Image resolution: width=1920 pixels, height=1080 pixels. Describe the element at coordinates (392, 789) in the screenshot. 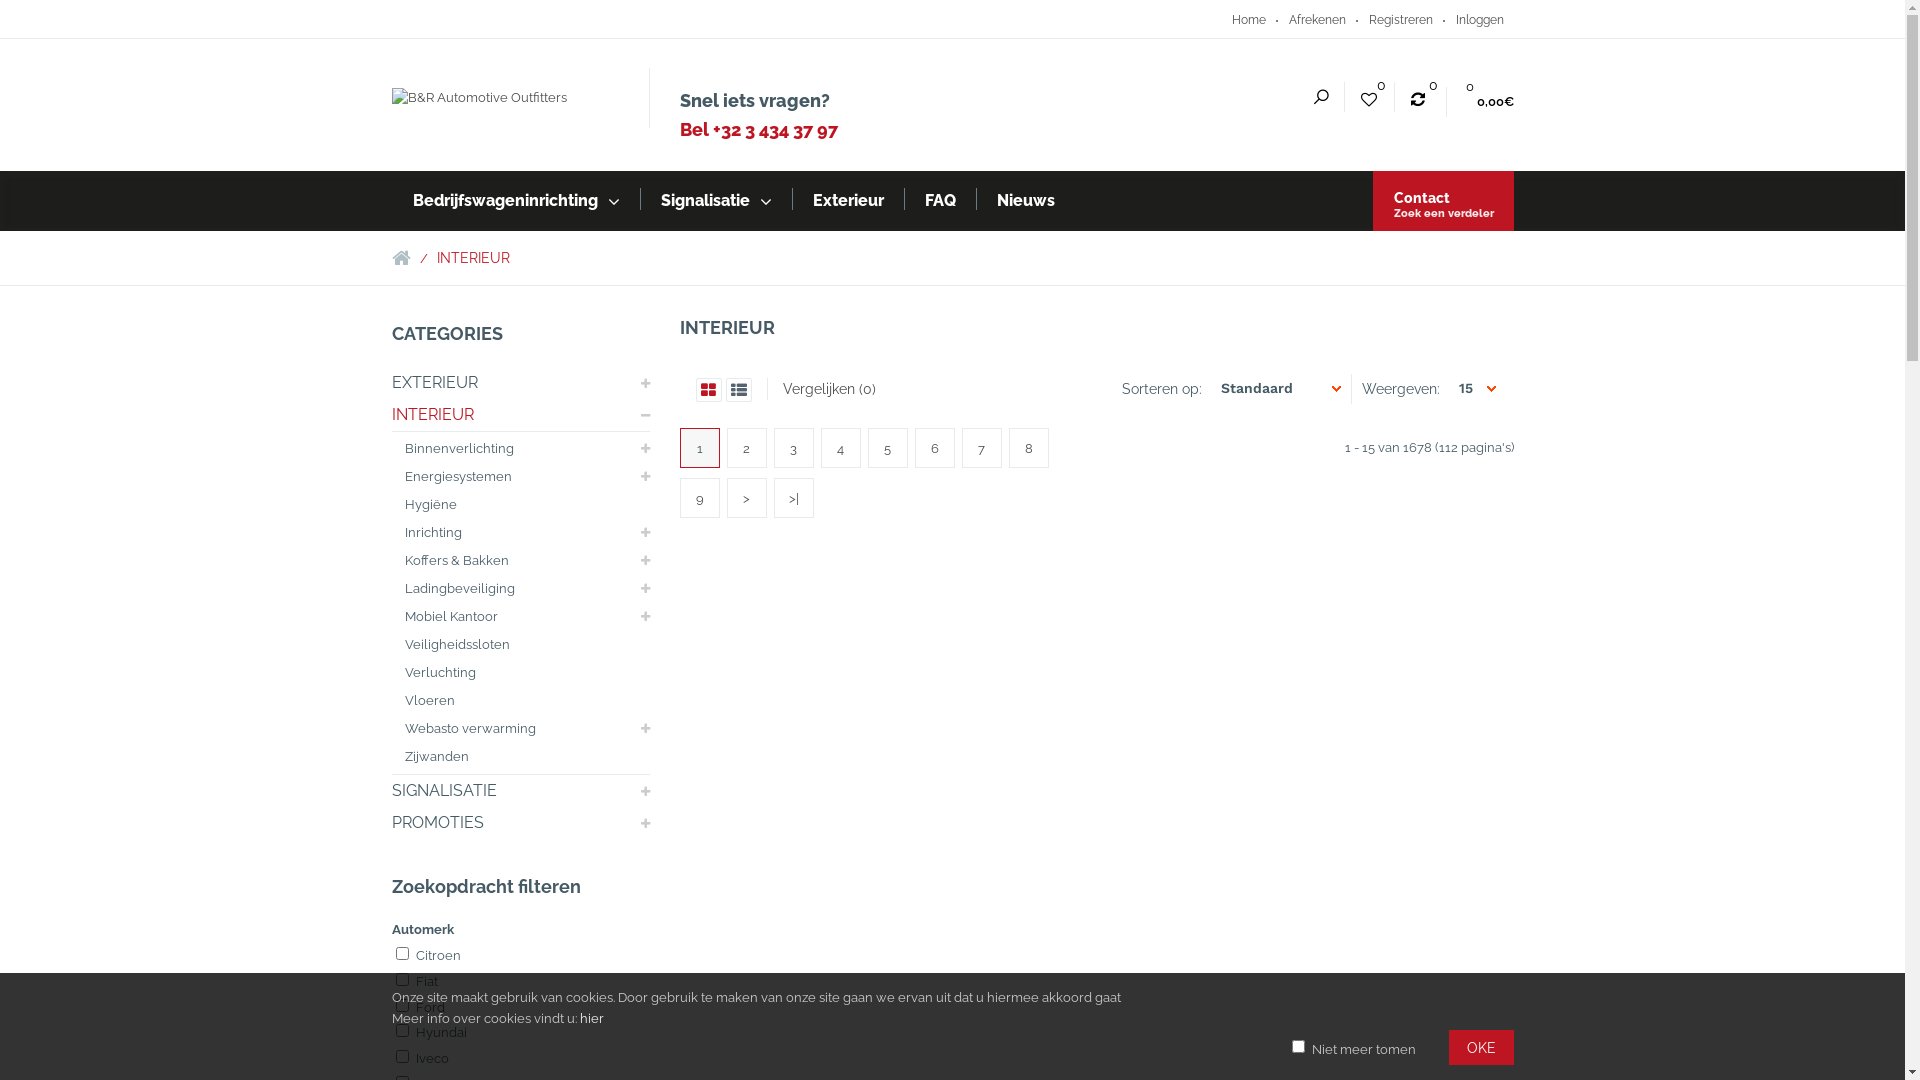

I see `'SIGNALISATIE'` at that location.